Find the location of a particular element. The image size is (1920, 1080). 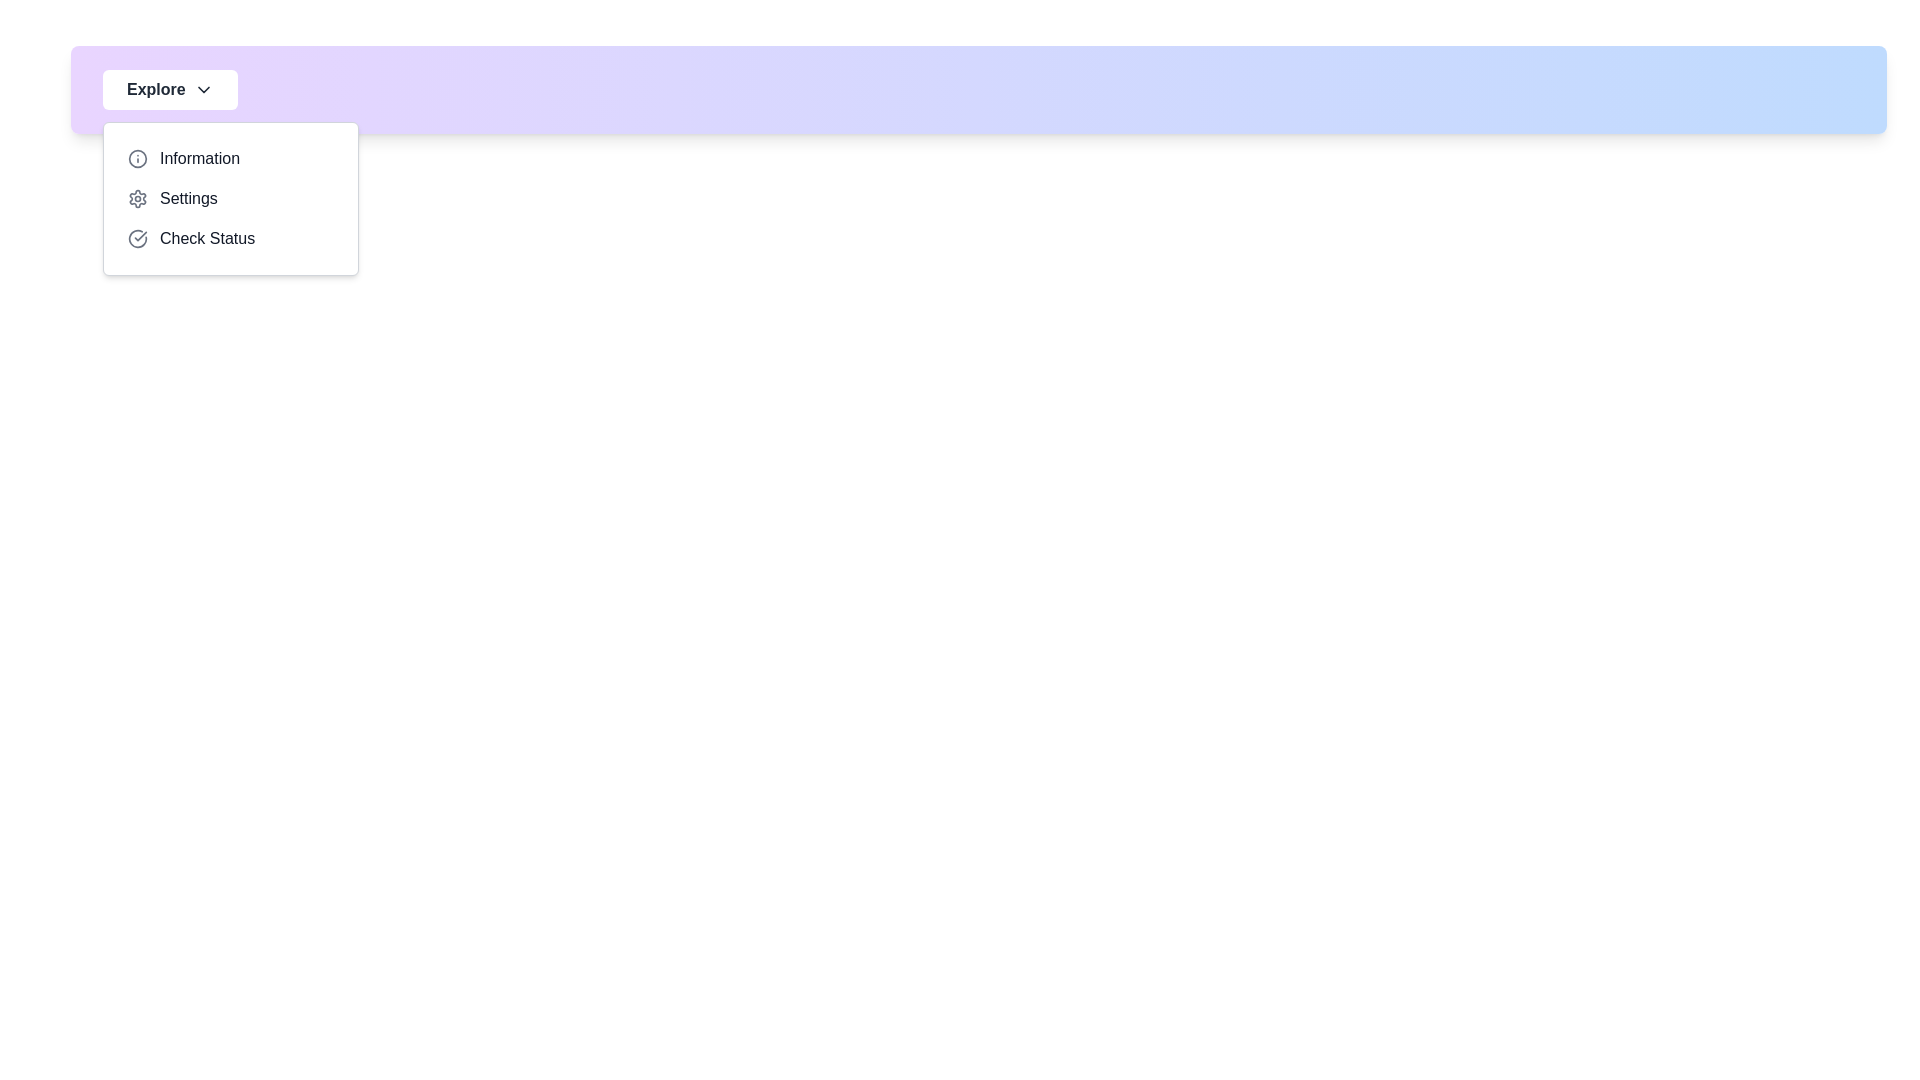

the menu item Information to highlight it is located at coordinates (230, 157).